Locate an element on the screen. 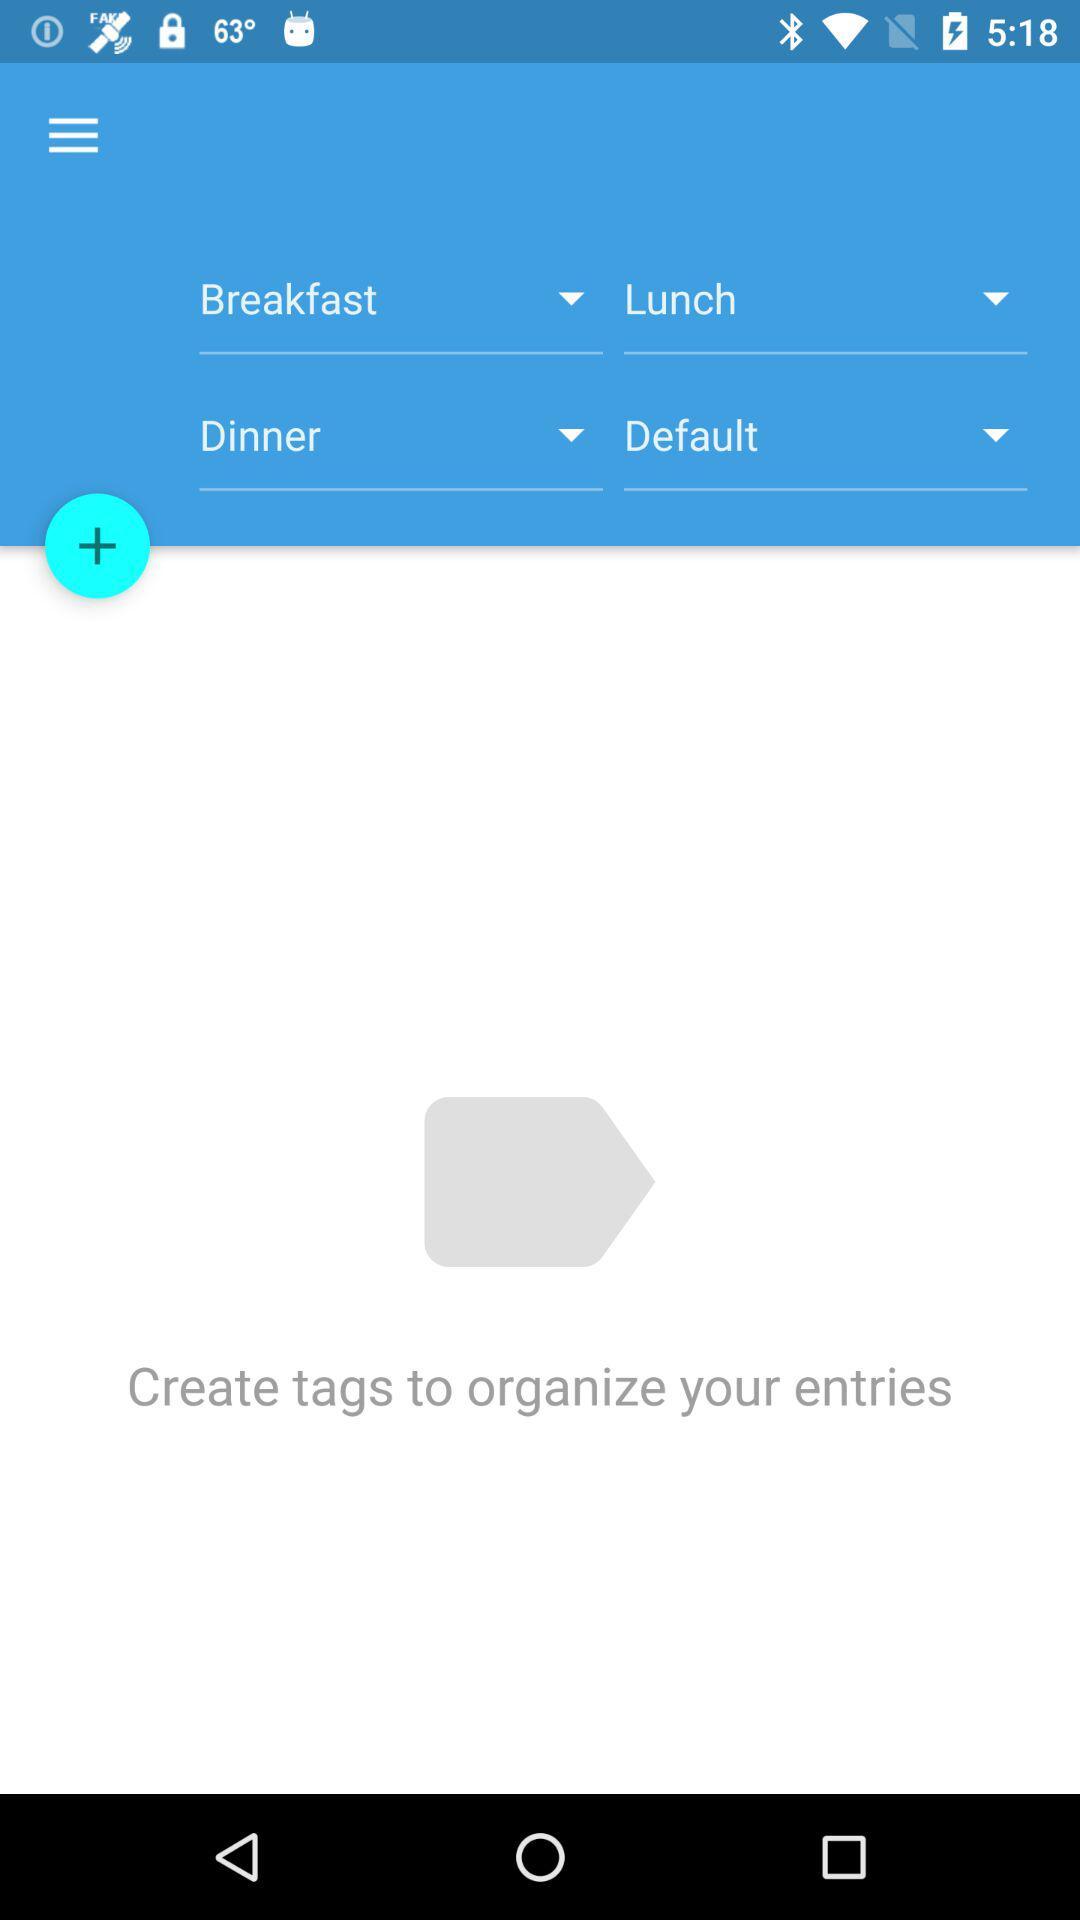 This screenshot has height=1920, width=1080. breakfast icon is located at coordinates (401, 308).